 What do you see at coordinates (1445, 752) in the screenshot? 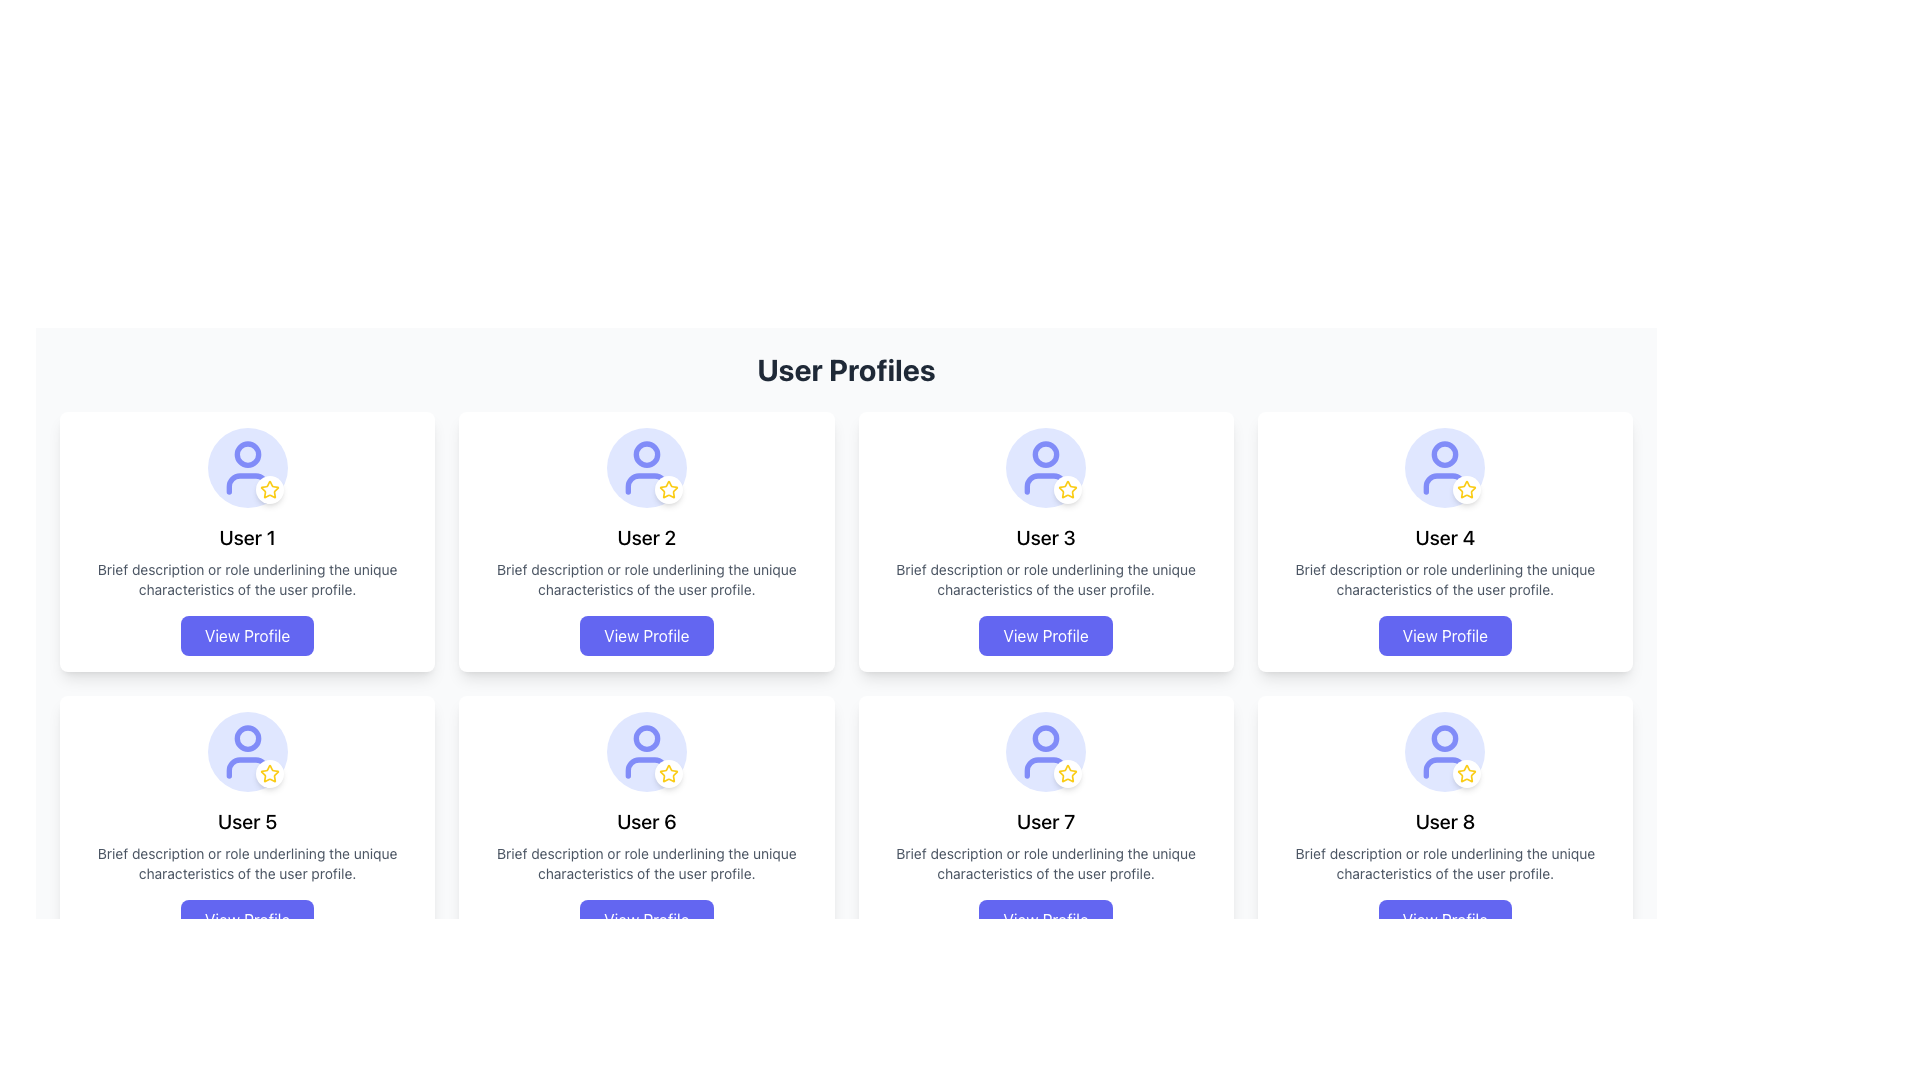
I see `the user profile icon represented by a star in the profile card titled 'User 8', located at the bottom-right of the user profiles grid` at bounding box center [1445, 752].